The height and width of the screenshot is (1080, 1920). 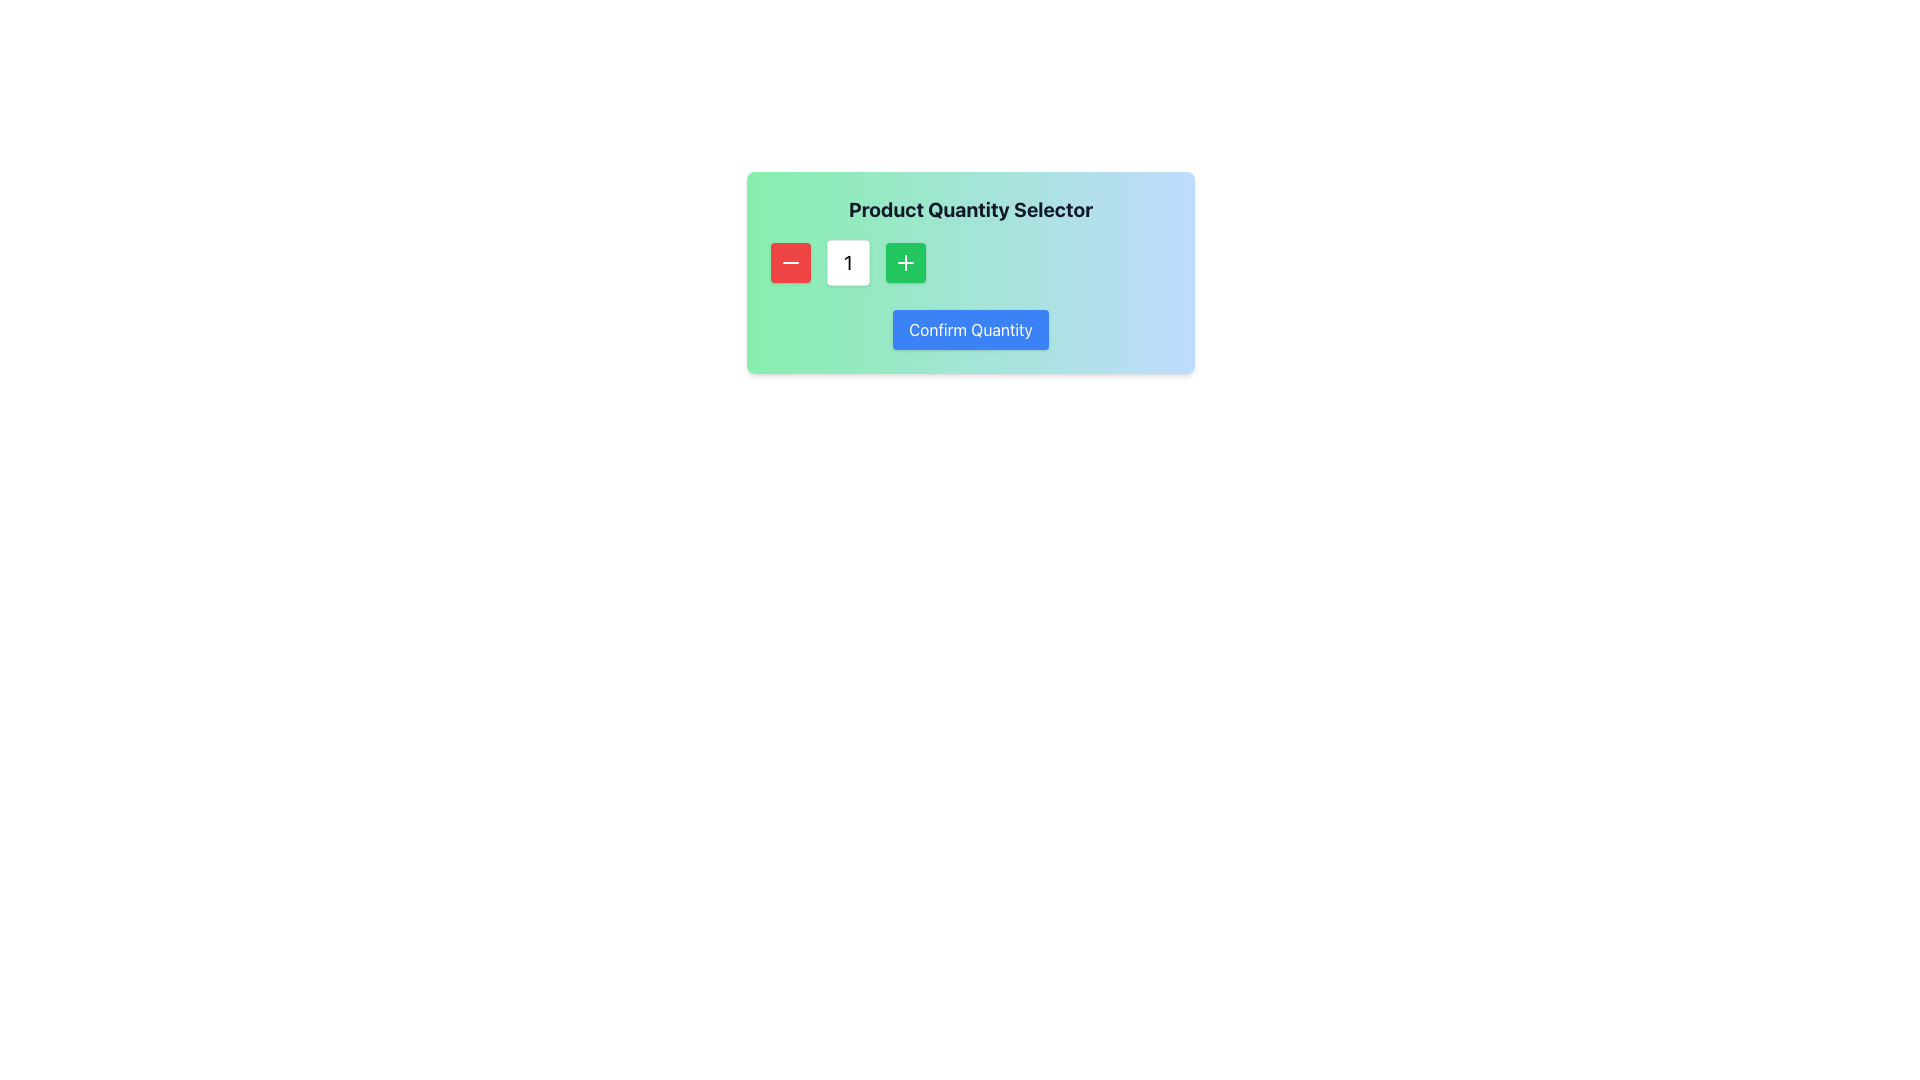 What do you see at coordinates (904, 261) in the screenshot?
I see `the green square button with a white plus symbol (+)` at bounding box center [904, 261].